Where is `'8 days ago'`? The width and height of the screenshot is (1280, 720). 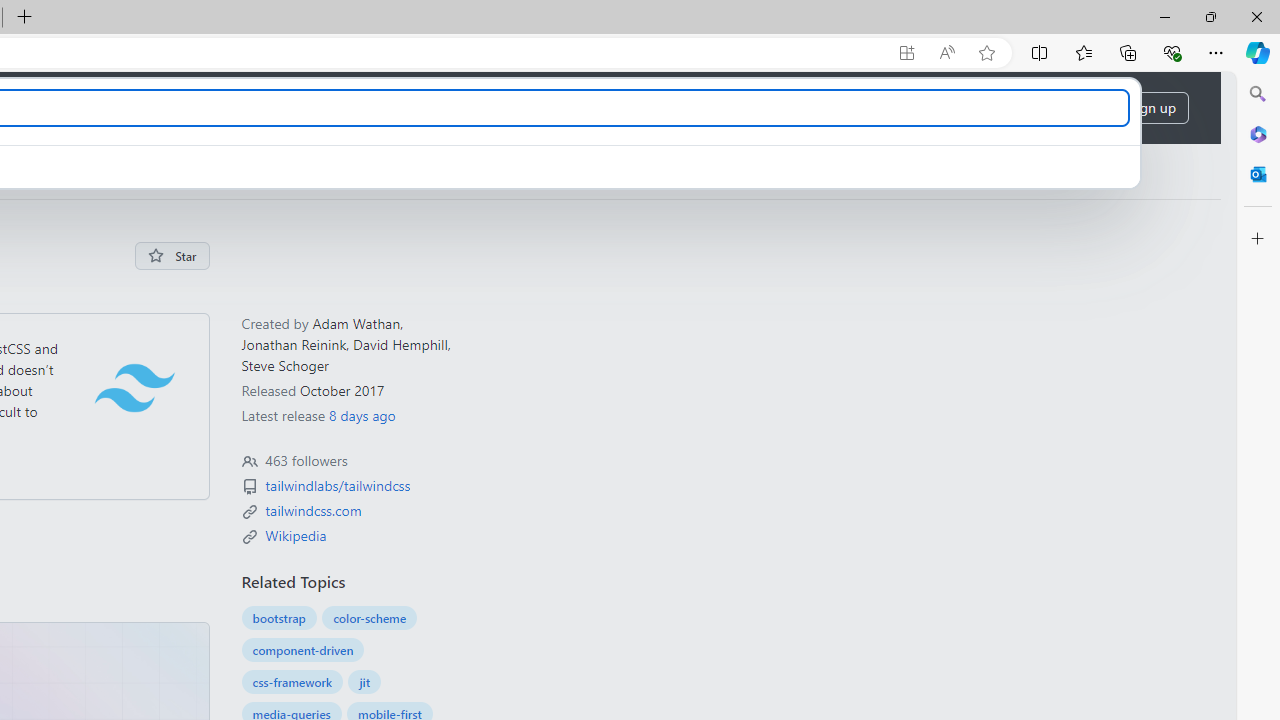 '8 days ago' is located at coordinates (361, 414).